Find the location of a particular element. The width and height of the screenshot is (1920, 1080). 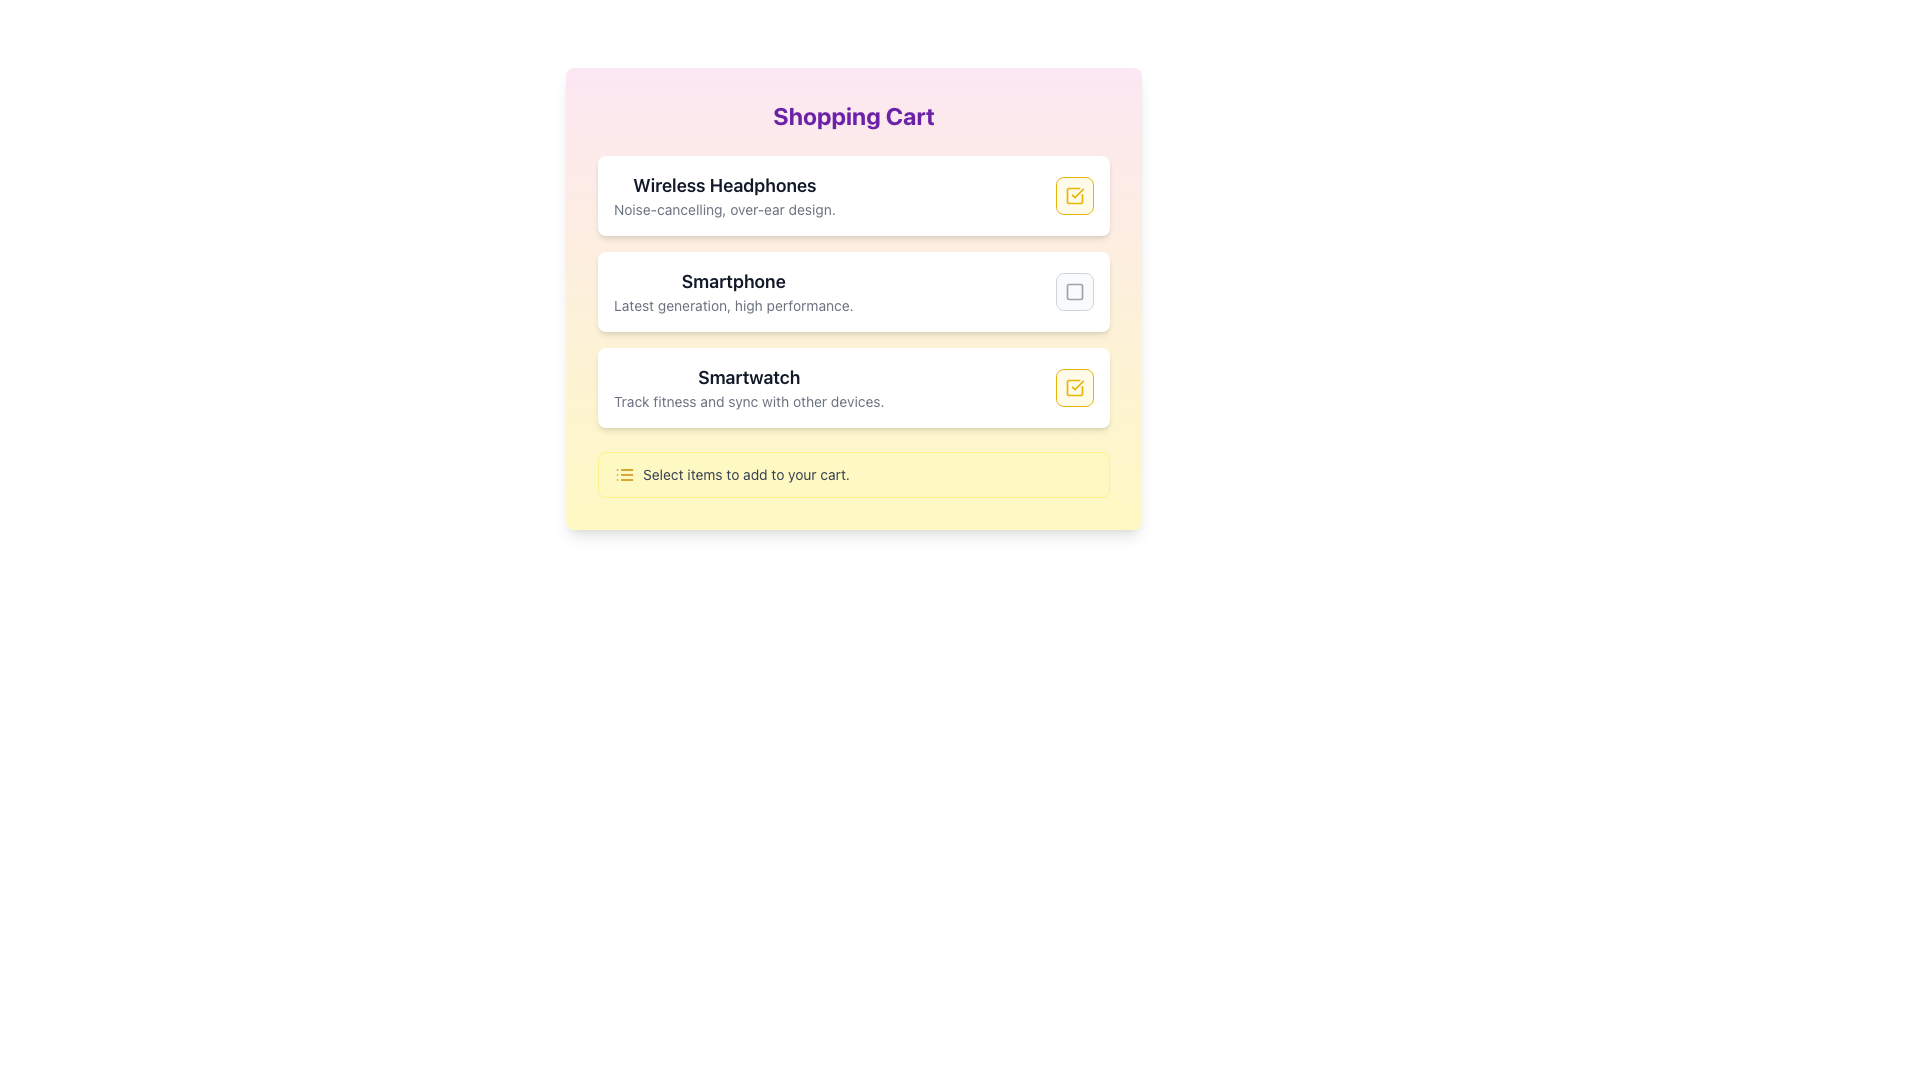

text of the List item labeled 'Smartwatch' with an interactive checkbox to learn about the product is located at coordinates (854, 388).